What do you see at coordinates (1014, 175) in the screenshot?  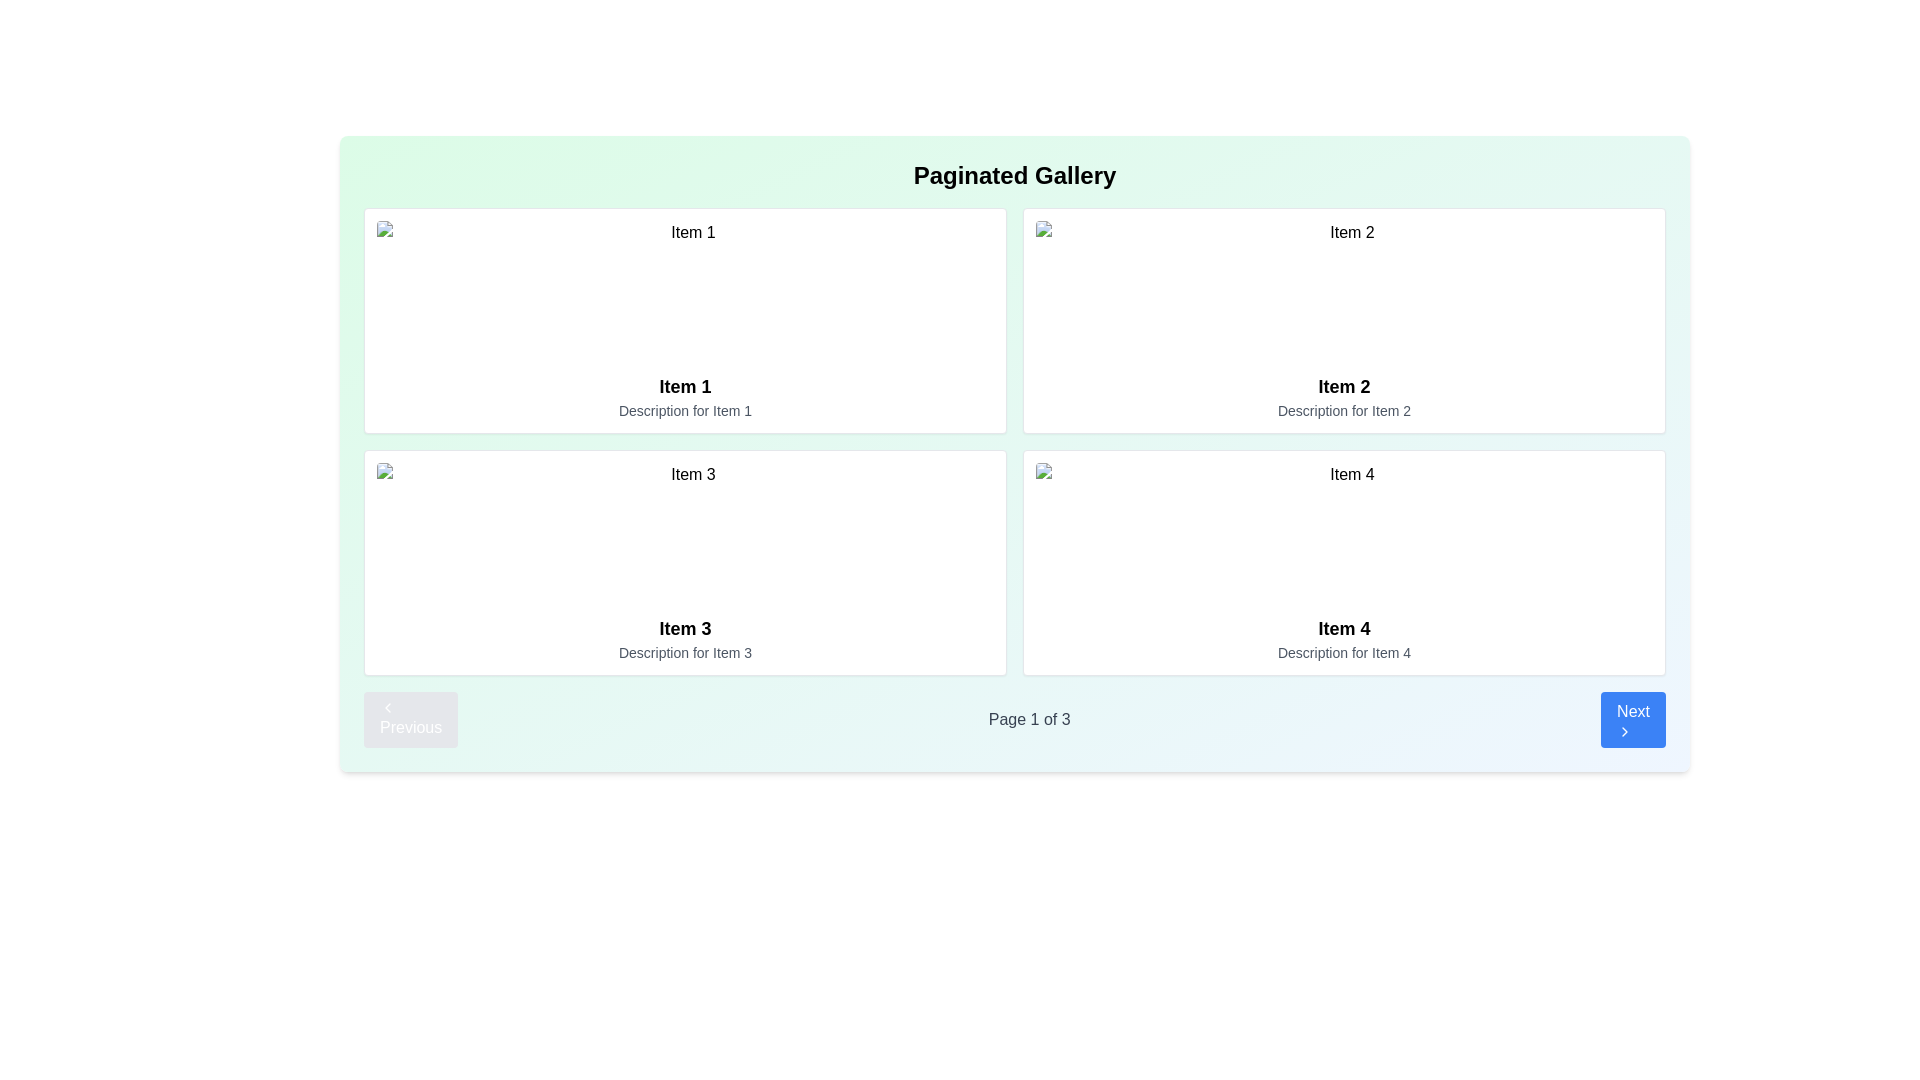 I see `the 'Paginated Gallery' text label, which is a bold and centered text element located at the top of the gallery interface` at bounding box center [1014, 175].